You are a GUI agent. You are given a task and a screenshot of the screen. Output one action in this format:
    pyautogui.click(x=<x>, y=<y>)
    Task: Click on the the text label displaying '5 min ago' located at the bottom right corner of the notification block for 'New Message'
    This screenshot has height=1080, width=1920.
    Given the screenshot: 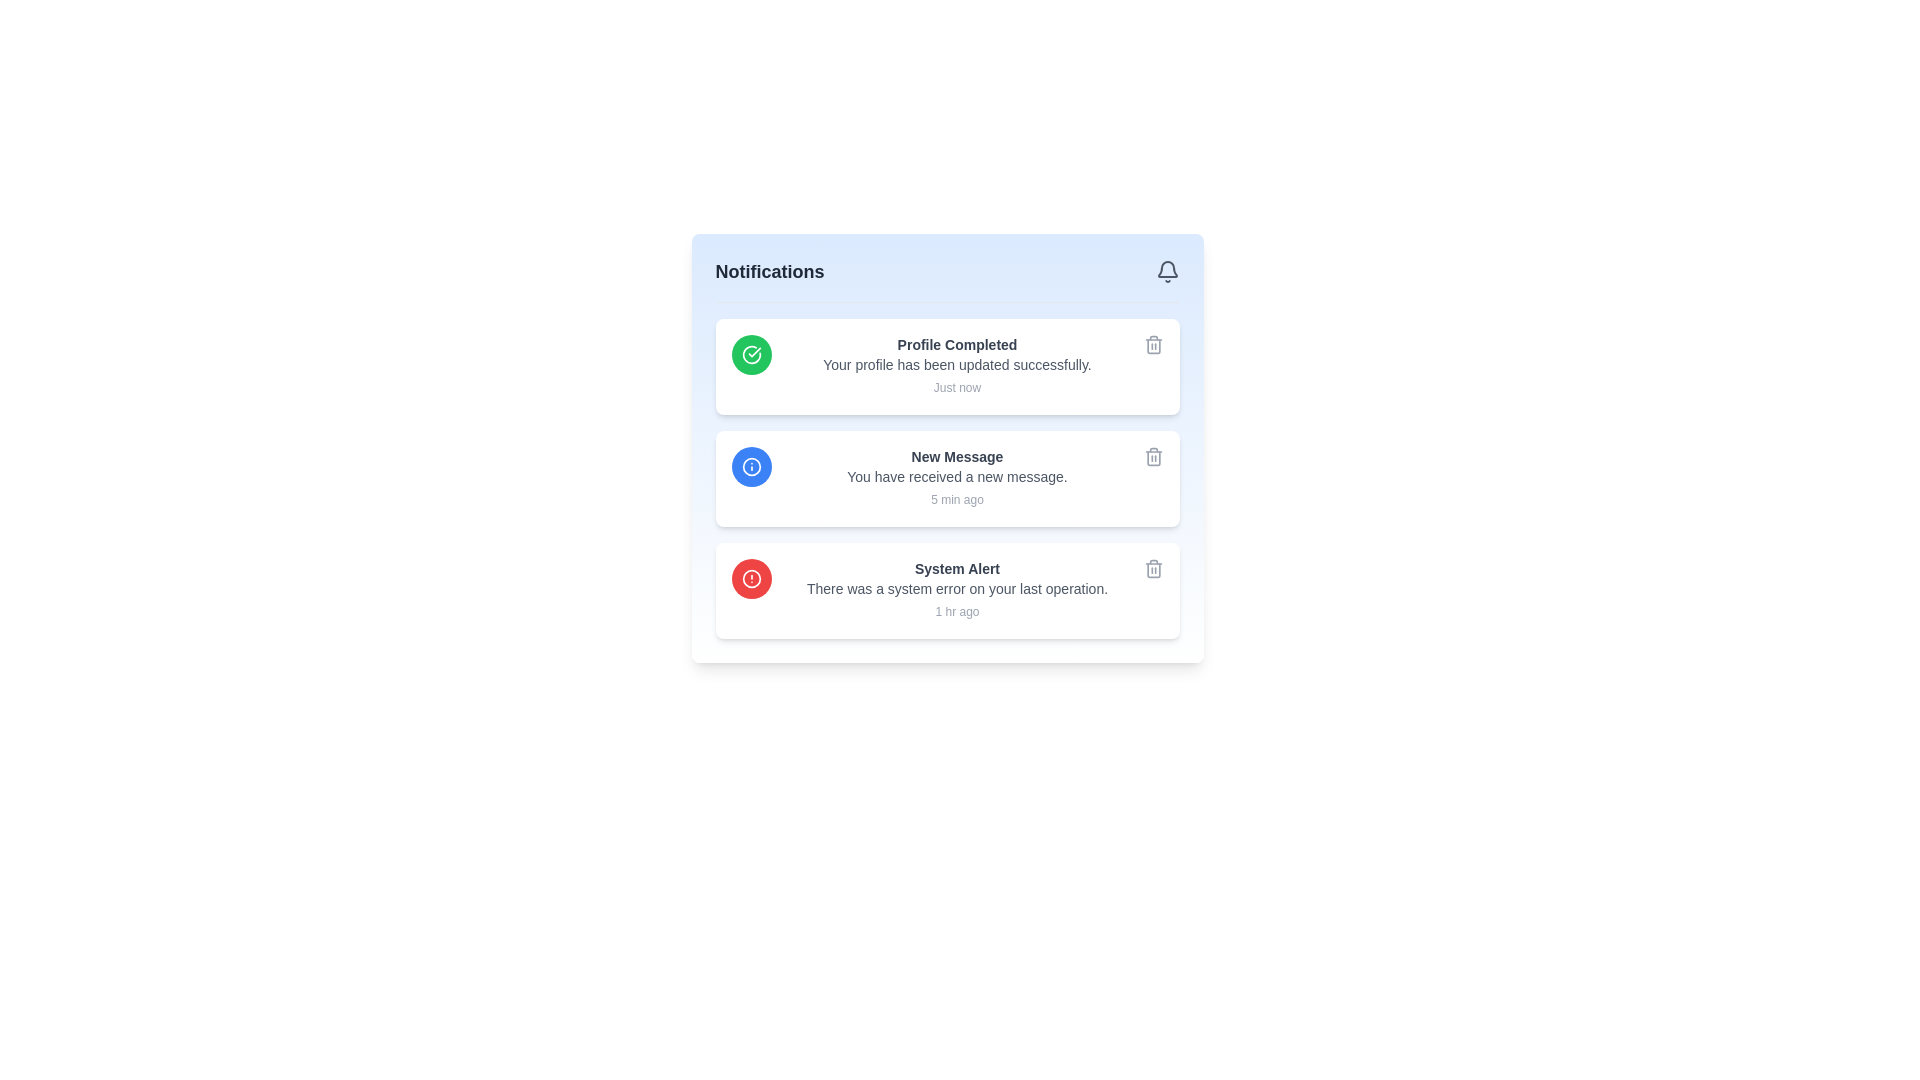 What is the action you would take?
    pyautogui.click(x=956, y=499)
    